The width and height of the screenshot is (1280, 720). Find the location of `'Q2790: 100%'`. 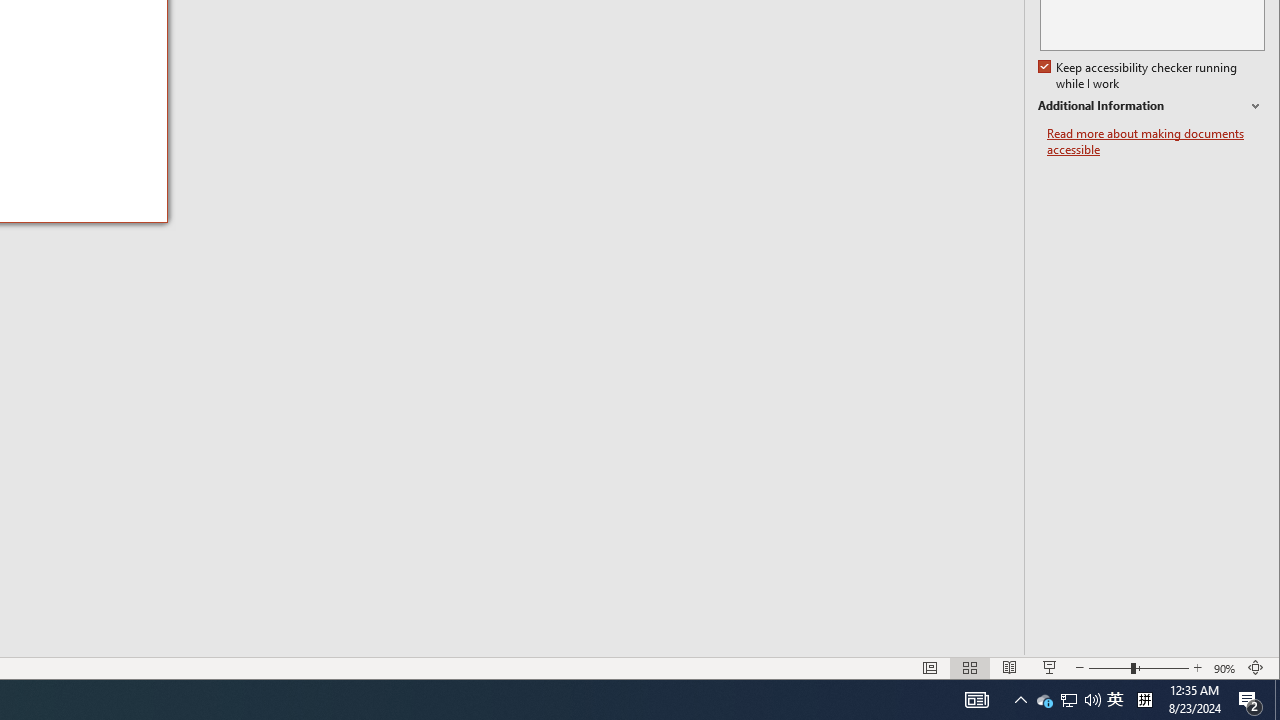

'Q2790: 100%' is located at coordinates (1068, 698).